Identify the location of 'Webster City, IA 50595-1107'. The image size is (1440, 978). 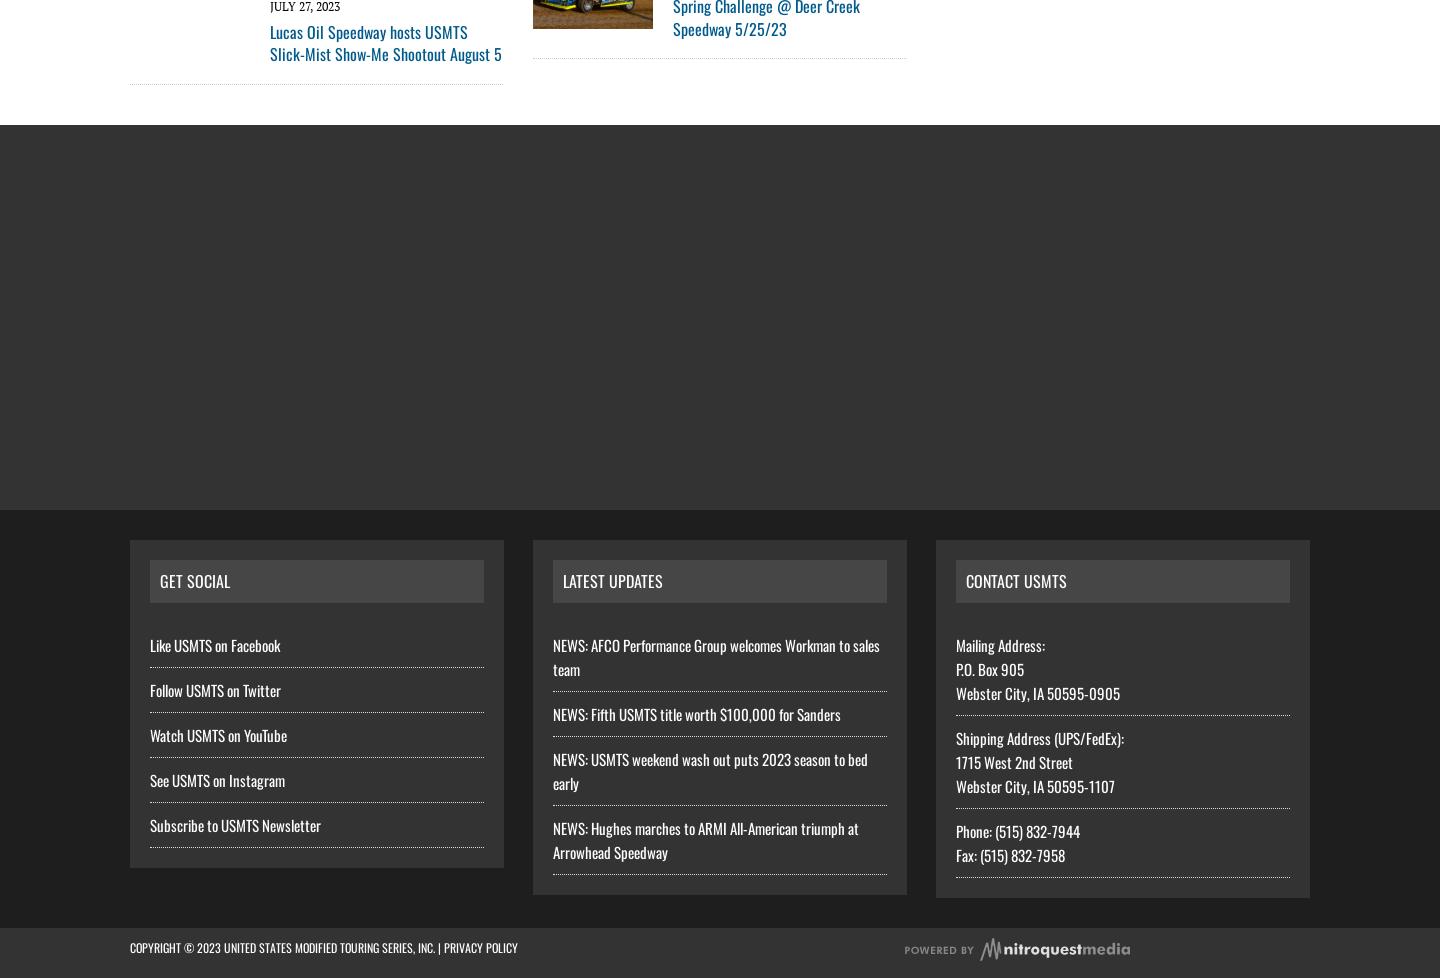
(1035, 784).